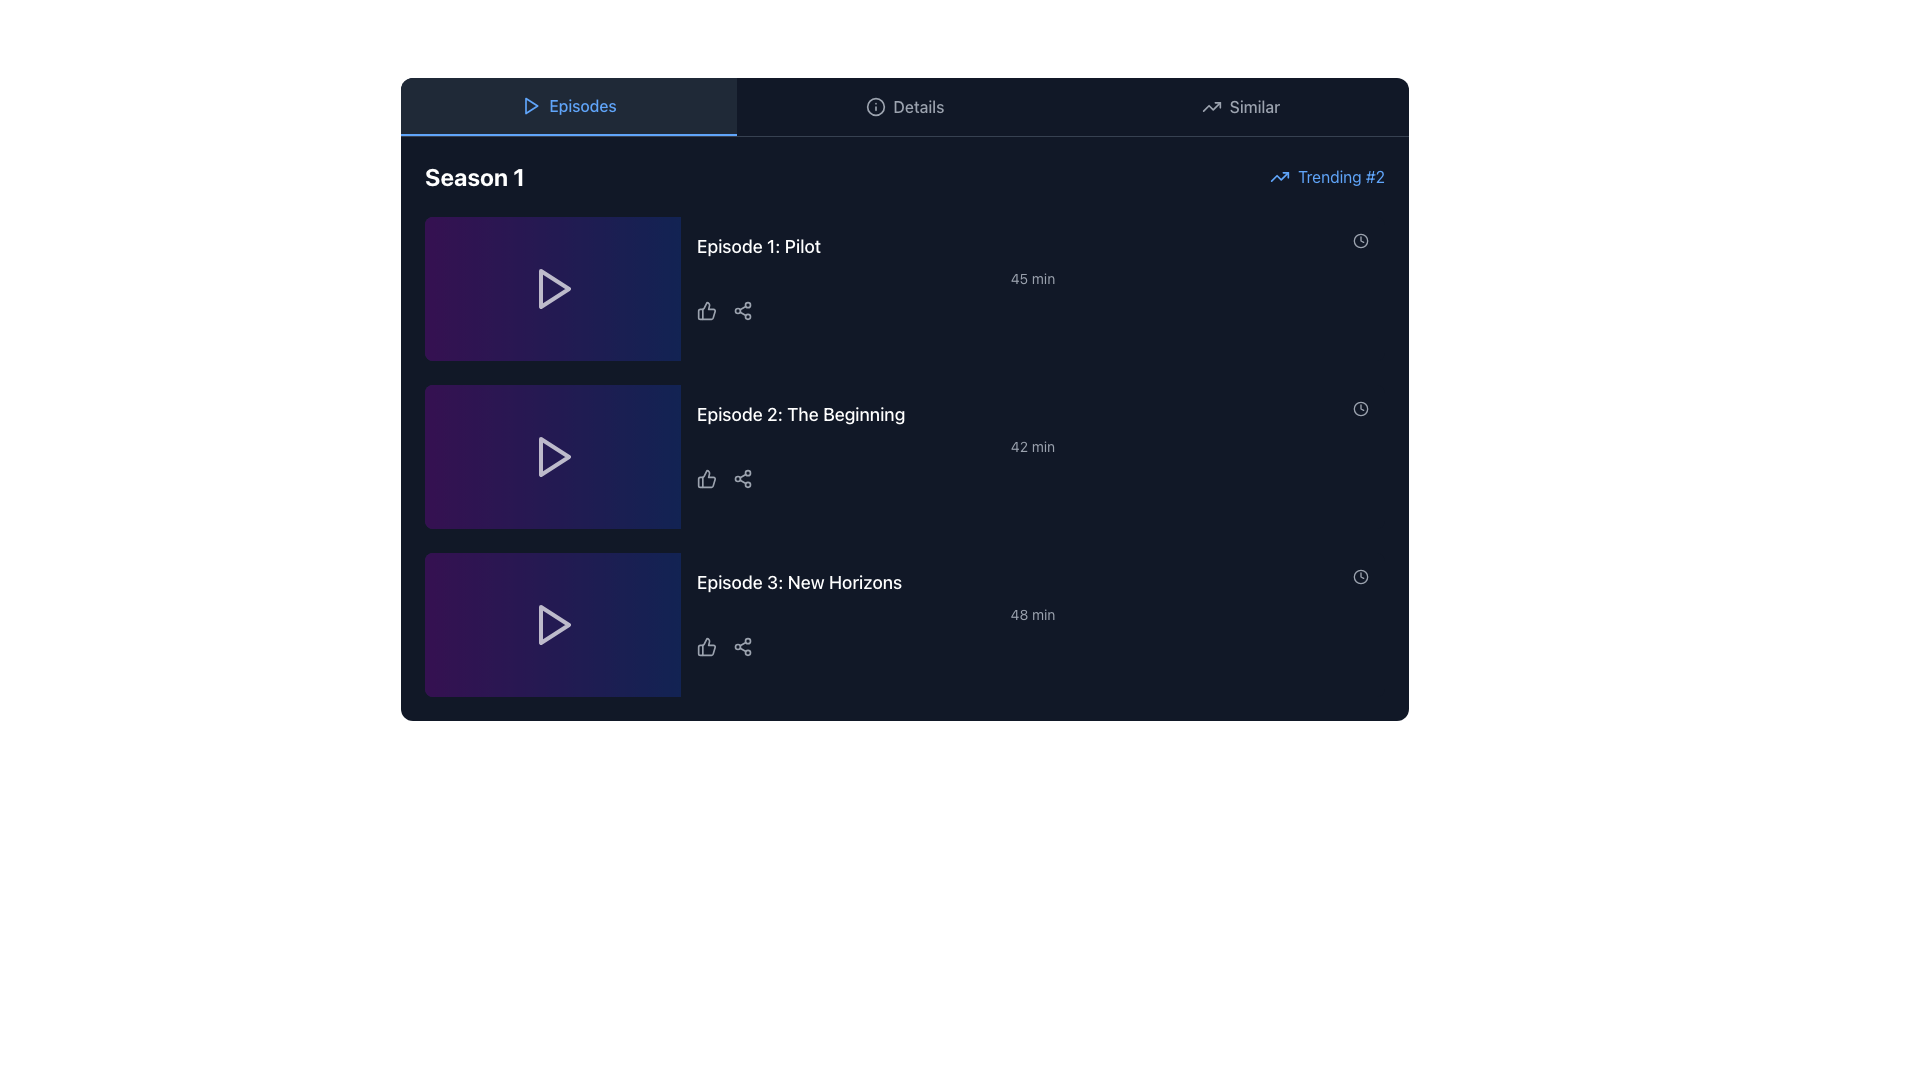 The width and height of the screenshot is (1920, 1080). What do you see at coordinates (1240, 107) in the screenshot?
I see `the third tab in the horizontal row of tabs at the top of the list interface` at bounding box center [1240, 107].